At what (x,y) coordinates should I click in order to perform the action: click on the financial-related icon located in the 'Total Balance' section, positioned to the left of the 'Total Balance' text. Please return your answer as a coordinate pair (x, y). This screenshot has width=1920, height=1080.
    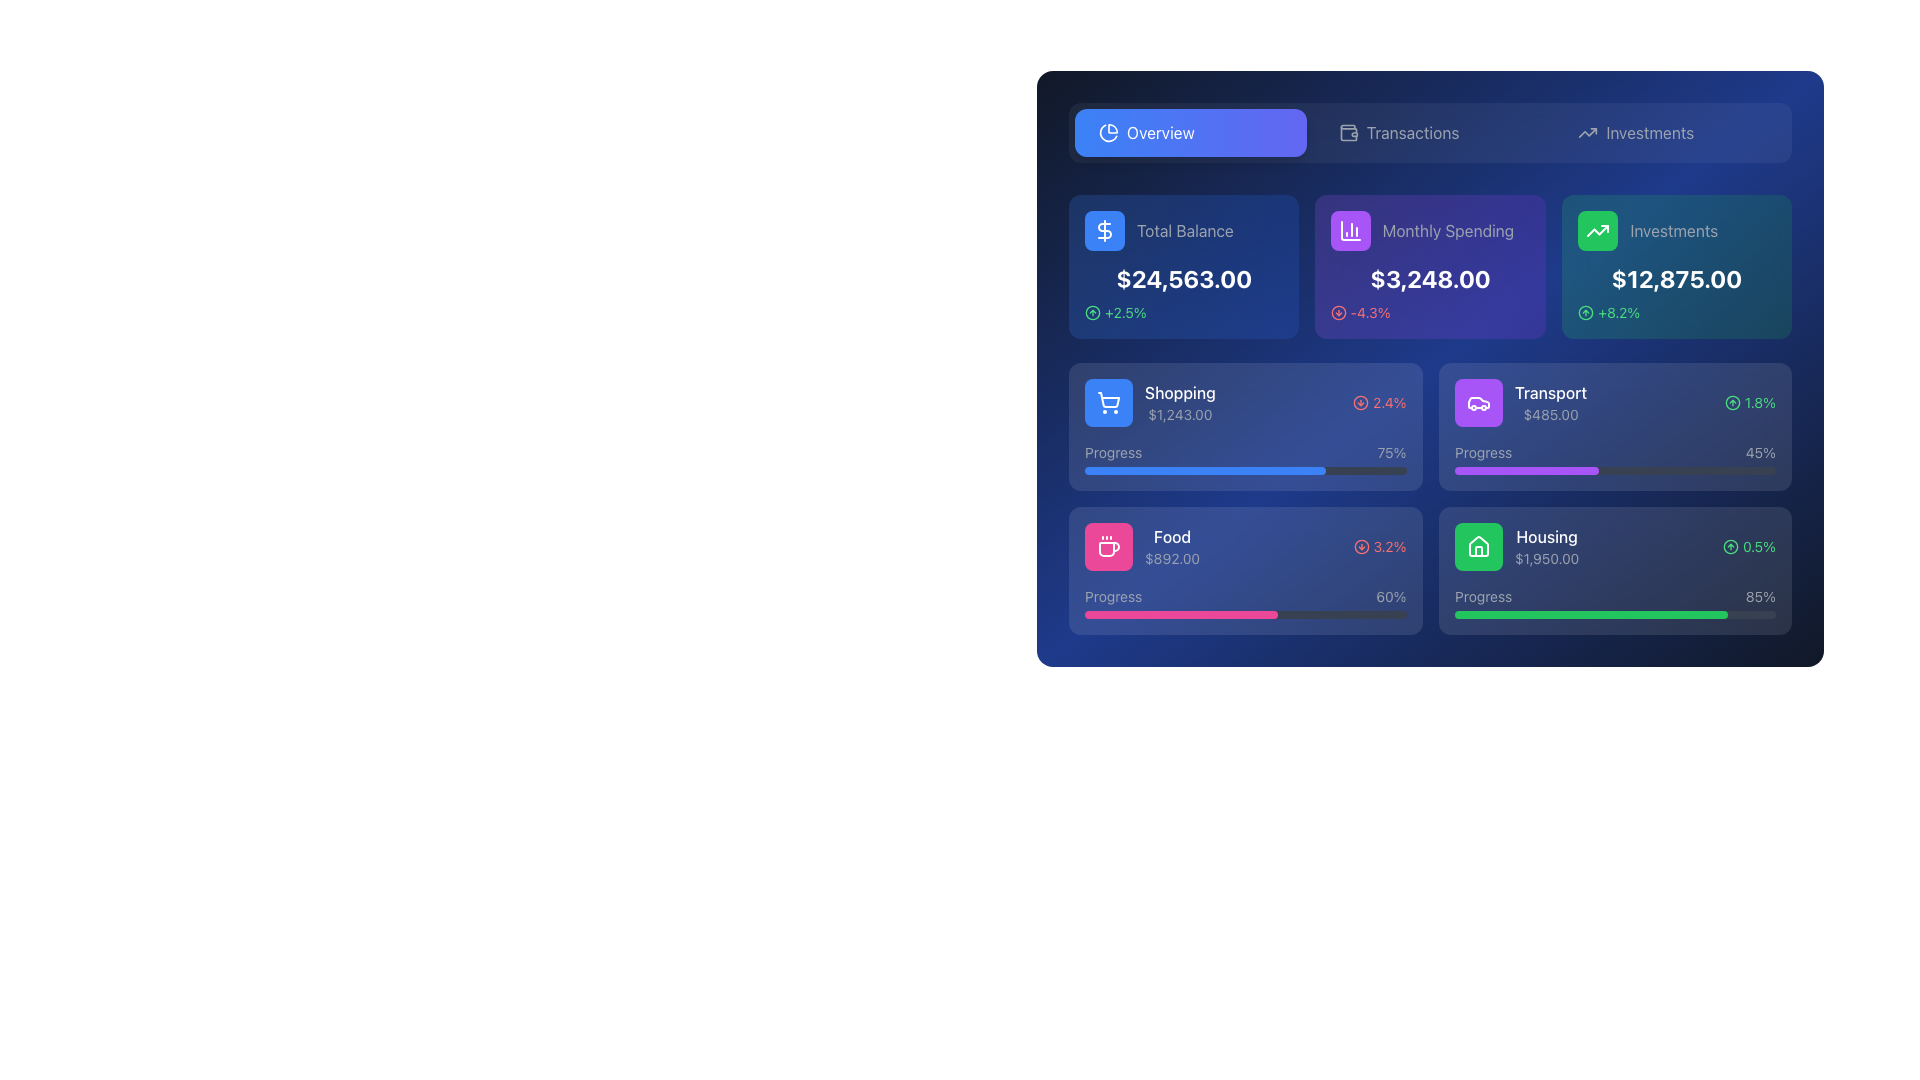
    Looking at the image, I should click on (1103, 230).